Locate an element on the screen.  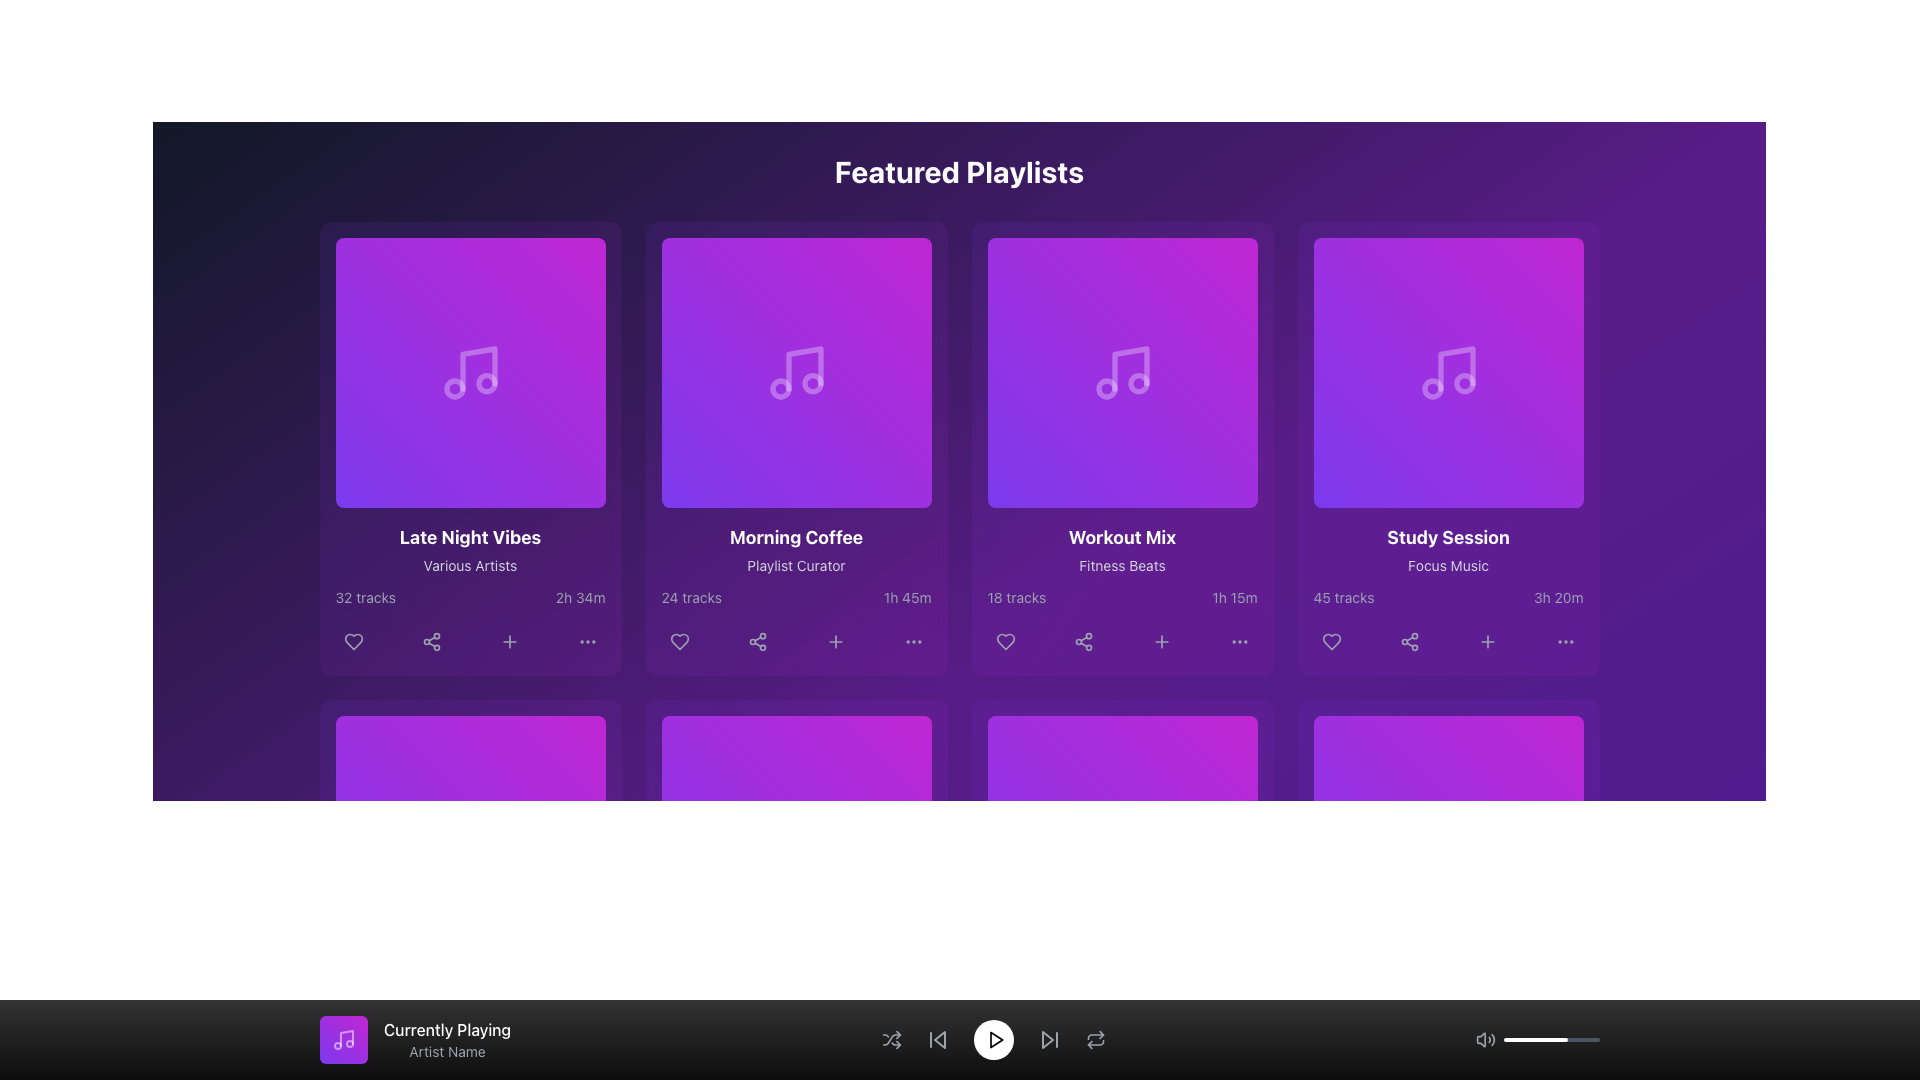
the sharing button located in the bottom section of the 'Study Session' card, positioned under 'Focus Music', to change its color is located at coordinates (1408, 641).